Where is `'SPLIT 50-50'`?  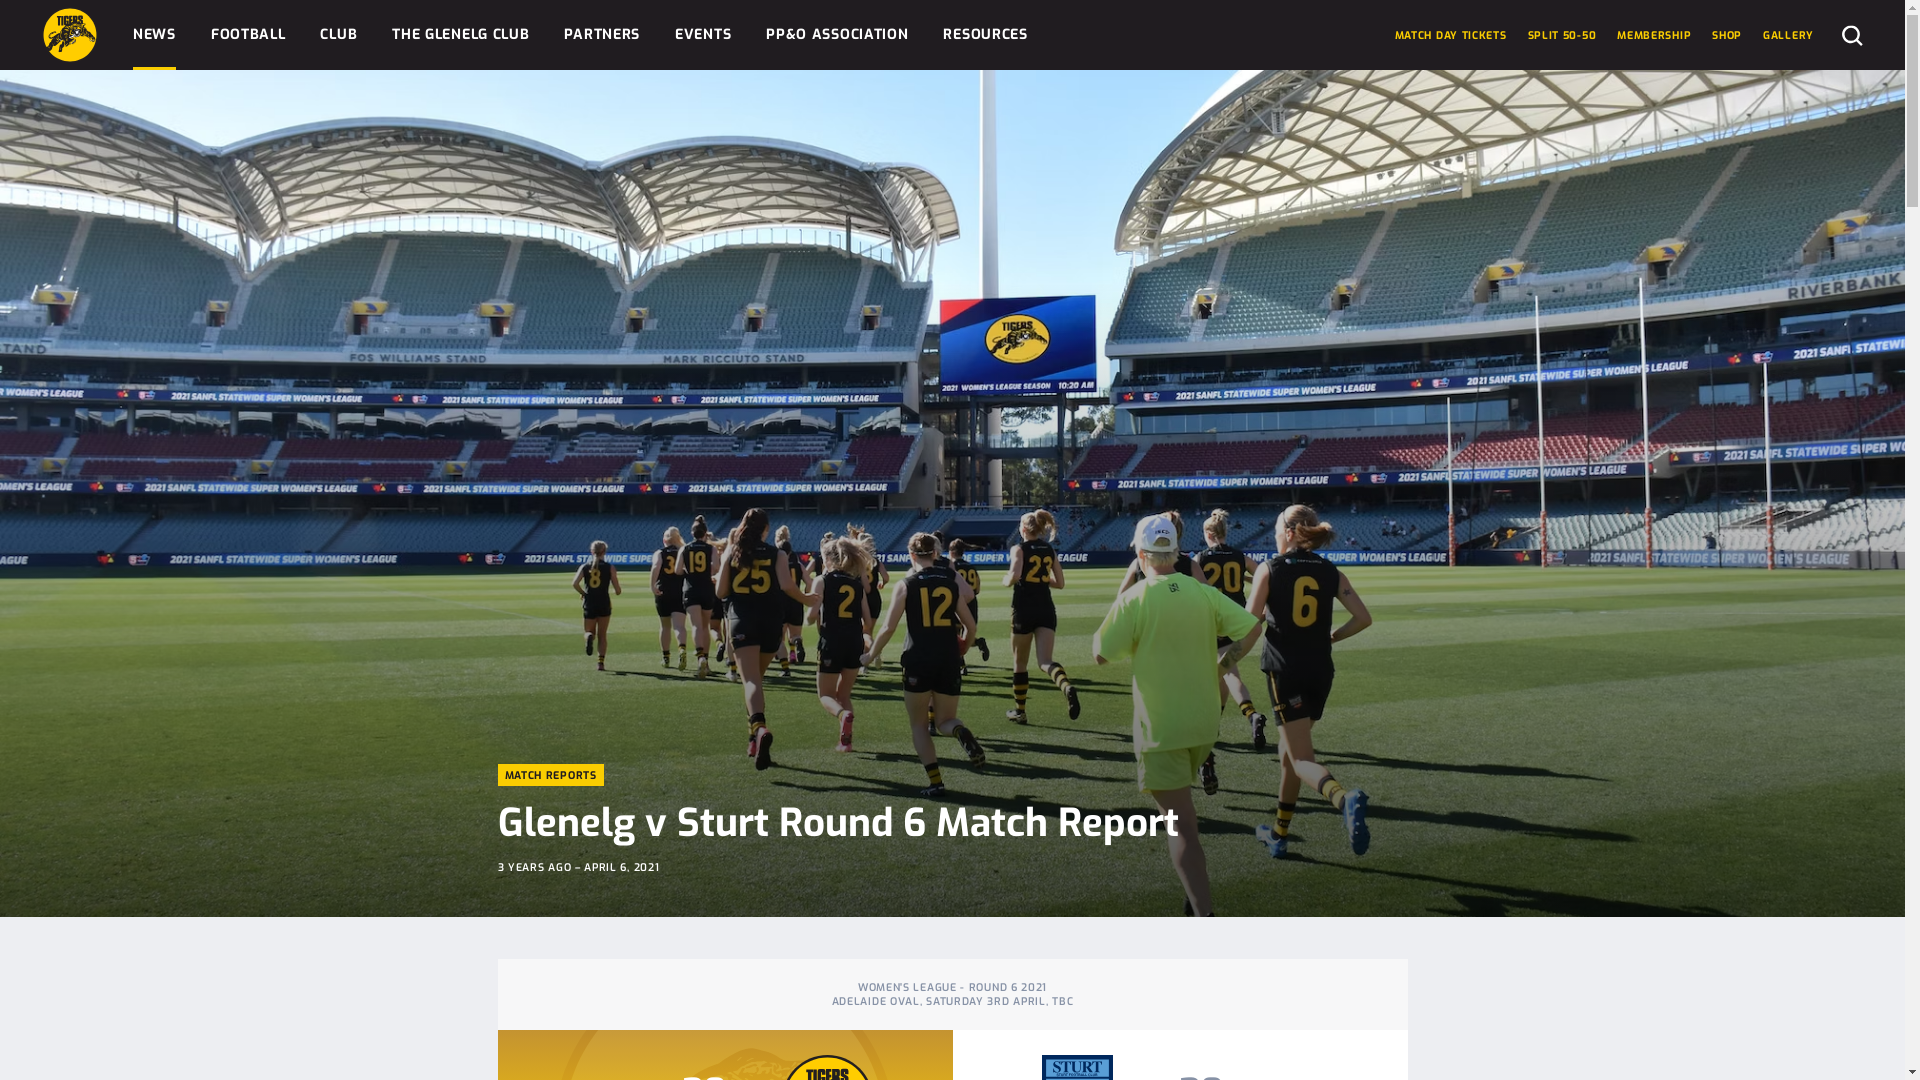 'SPLIT 50-50' is located at coordinates (1561, 34).